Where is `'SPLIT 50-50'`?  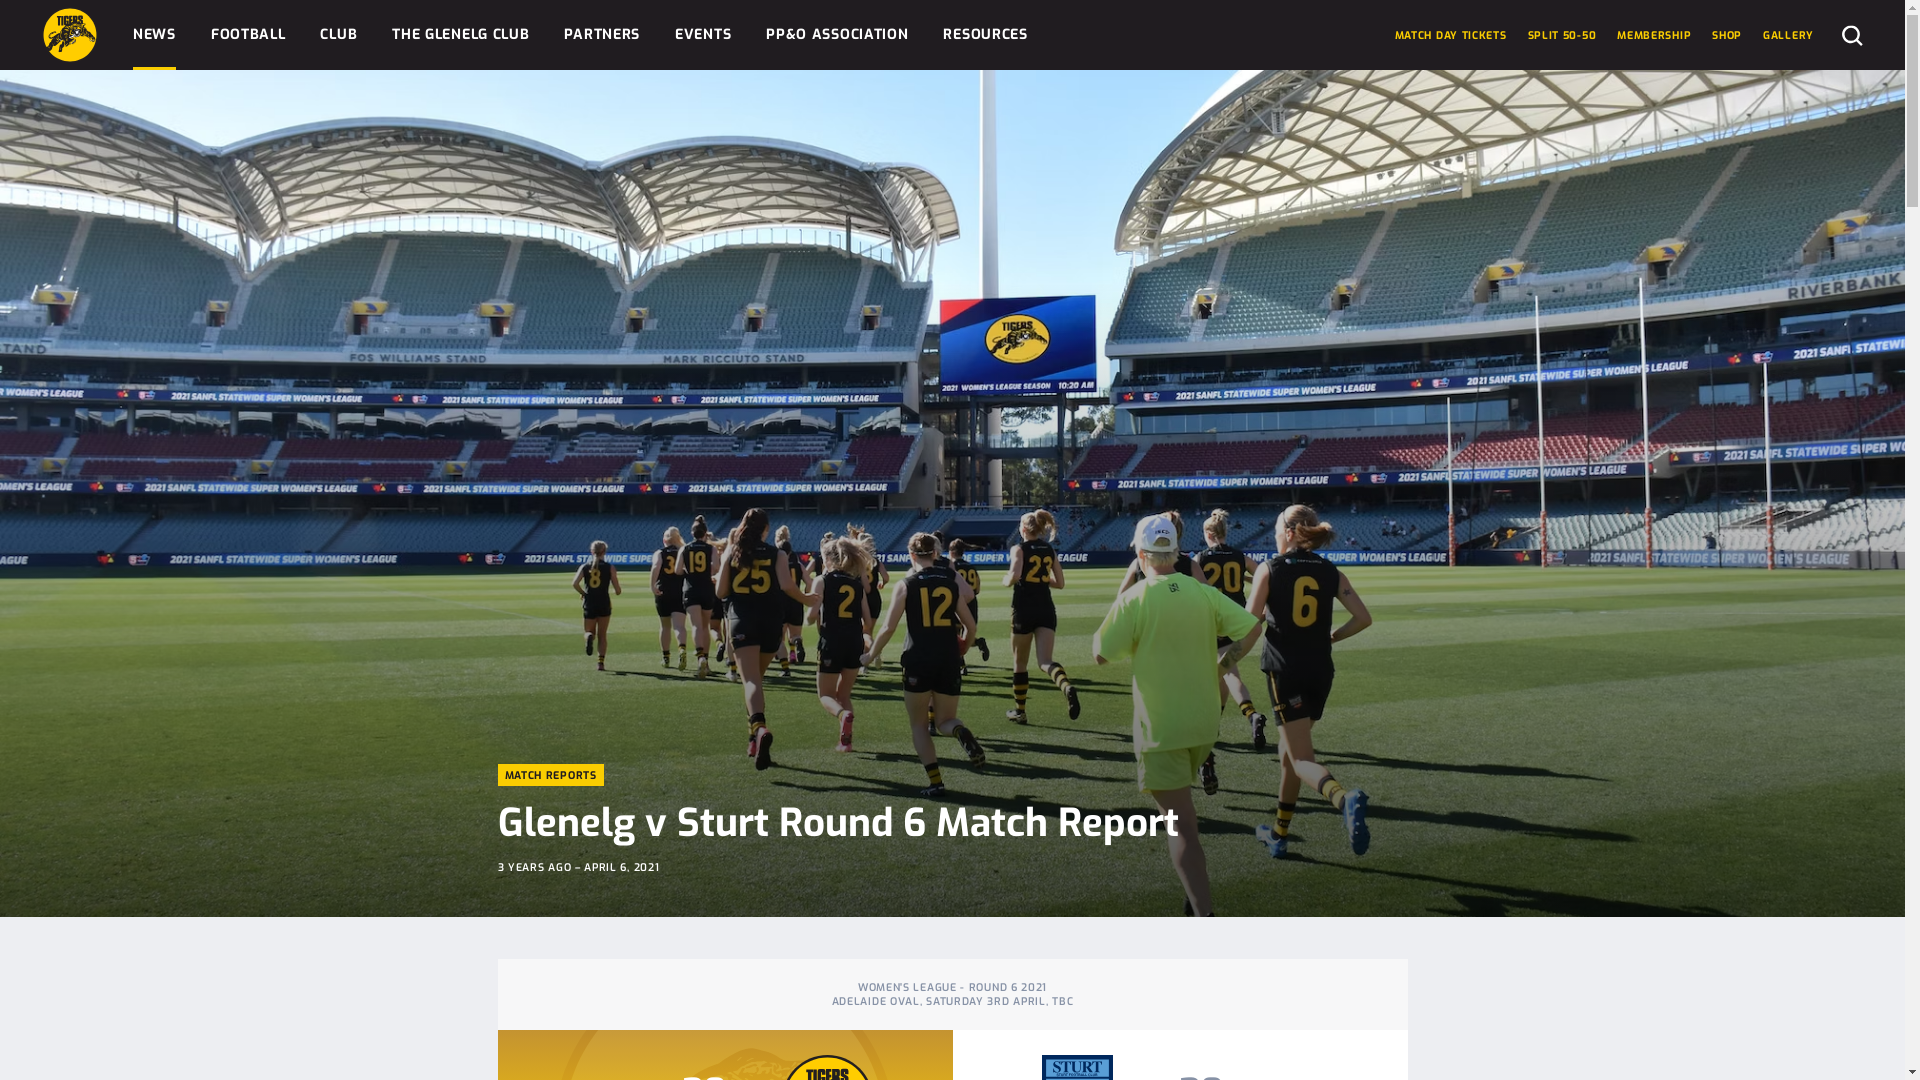 'SPLIT 50-50' is located at coordinates (1561, 34).